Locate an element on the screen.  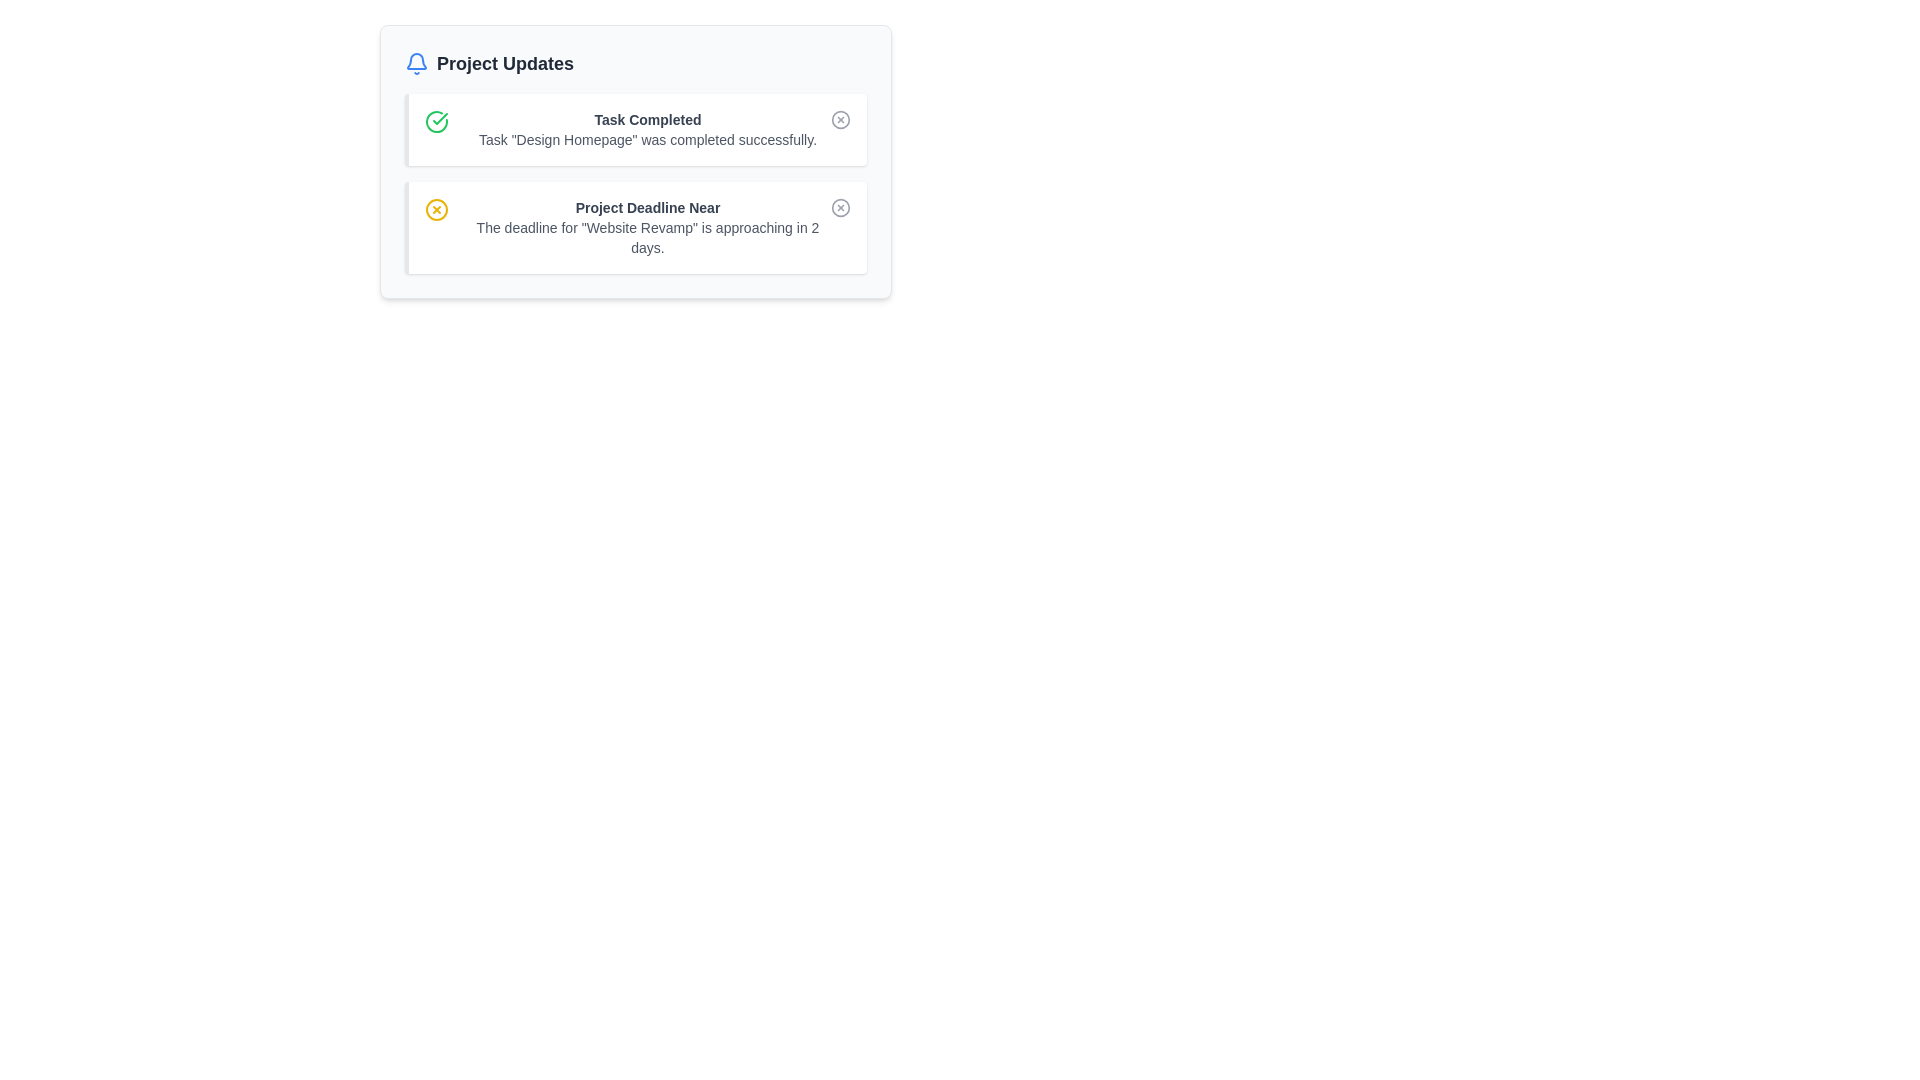
the circular check mark icon with a green stroke, indicating a completed status, located in the 'Project Updates' section under the first notification titled 'Task Completed' is located at coordinates (435, 122).